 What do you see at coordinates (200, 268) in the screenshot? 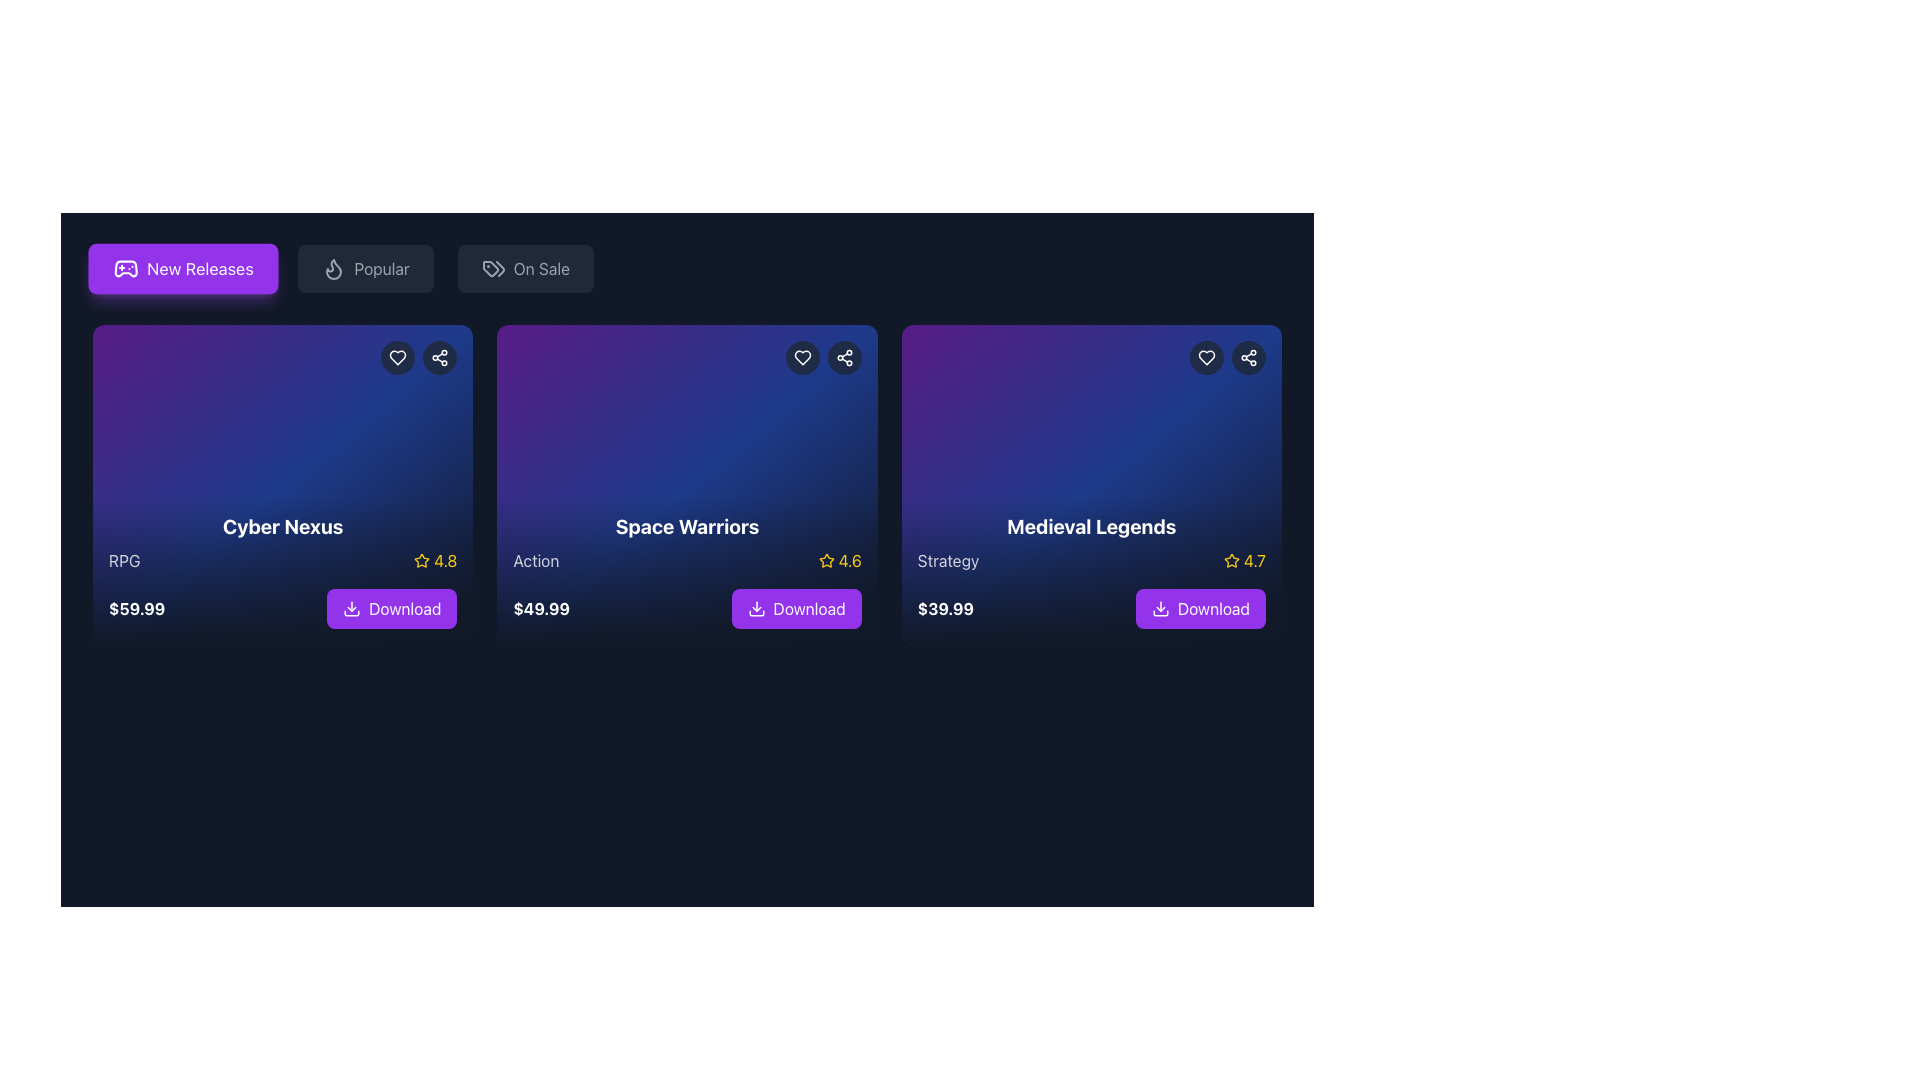
I see `the button labeled 'New Releases' which is the first button in the navigation options for viewing newly released items` at bounding box center [200, 268].